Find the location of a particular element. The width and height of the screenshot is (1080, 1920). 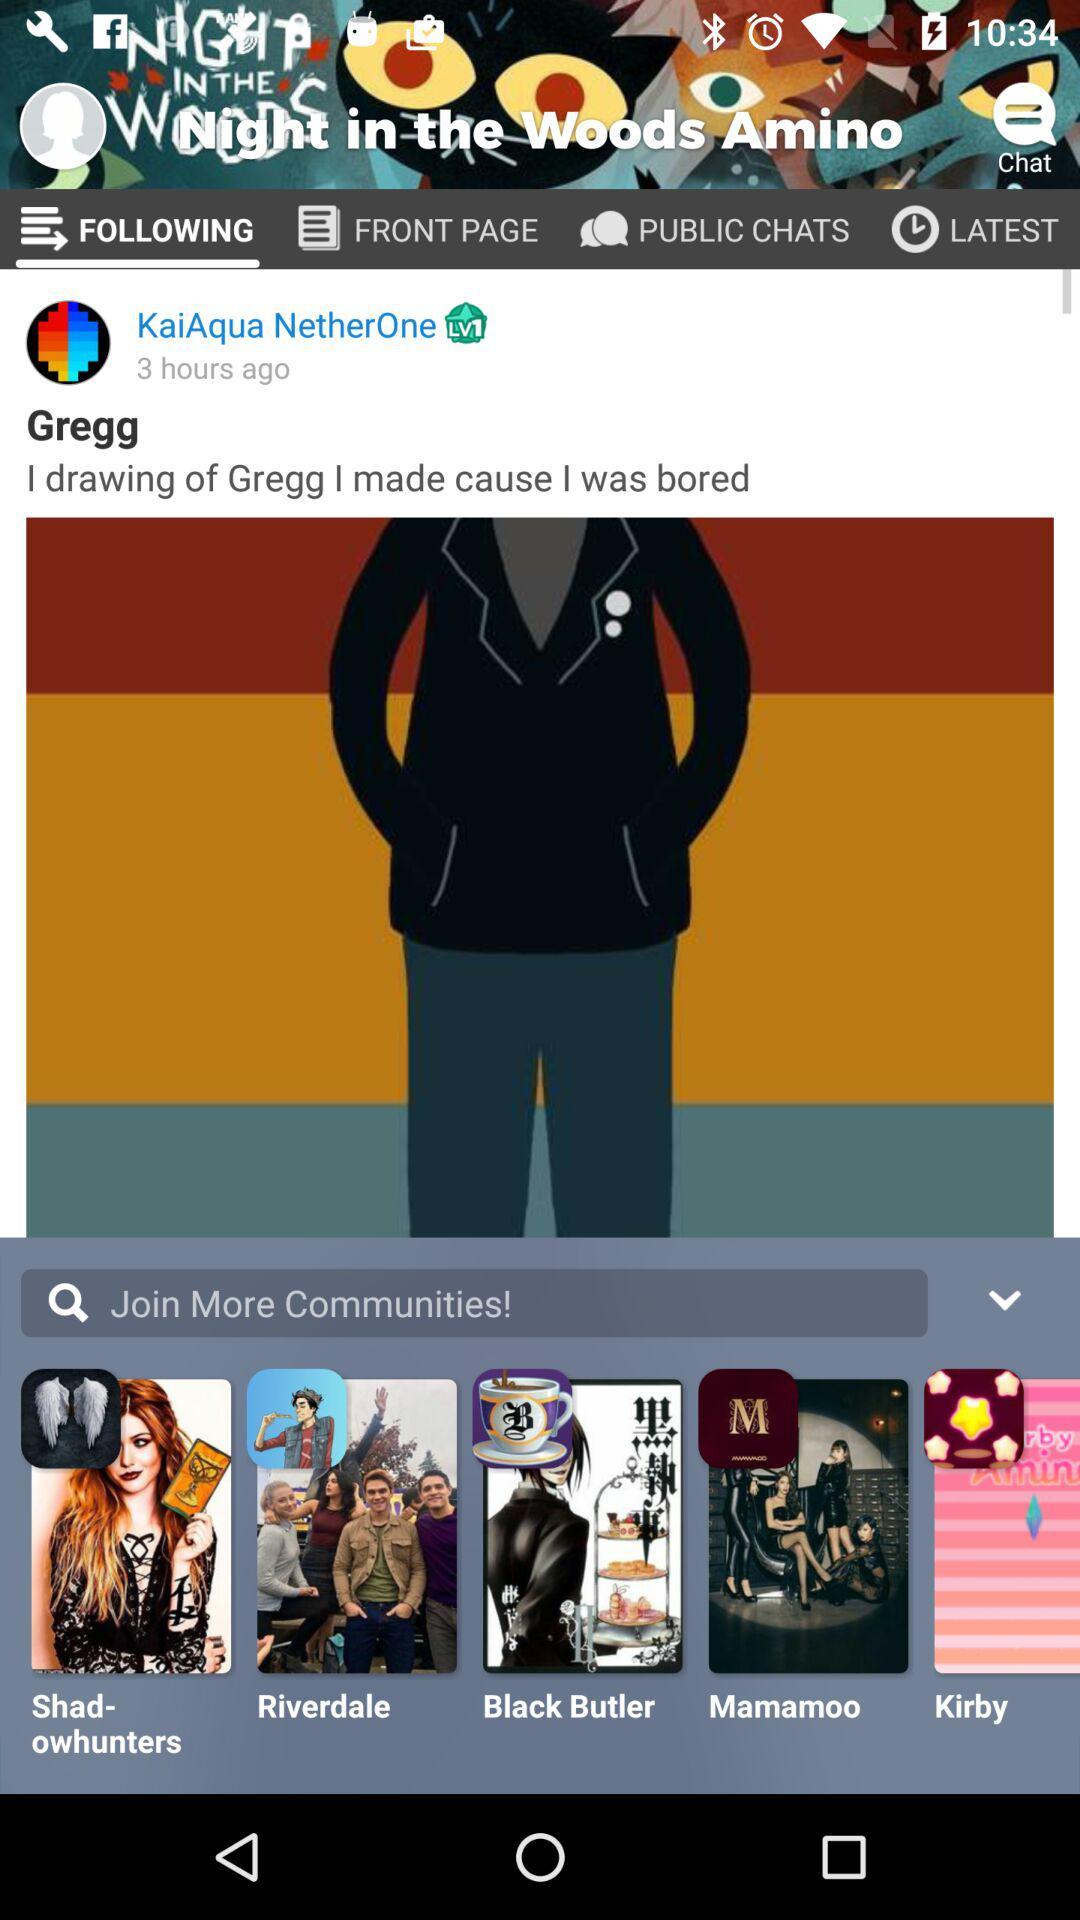

image above gregg is located at coordinates (67, 342).